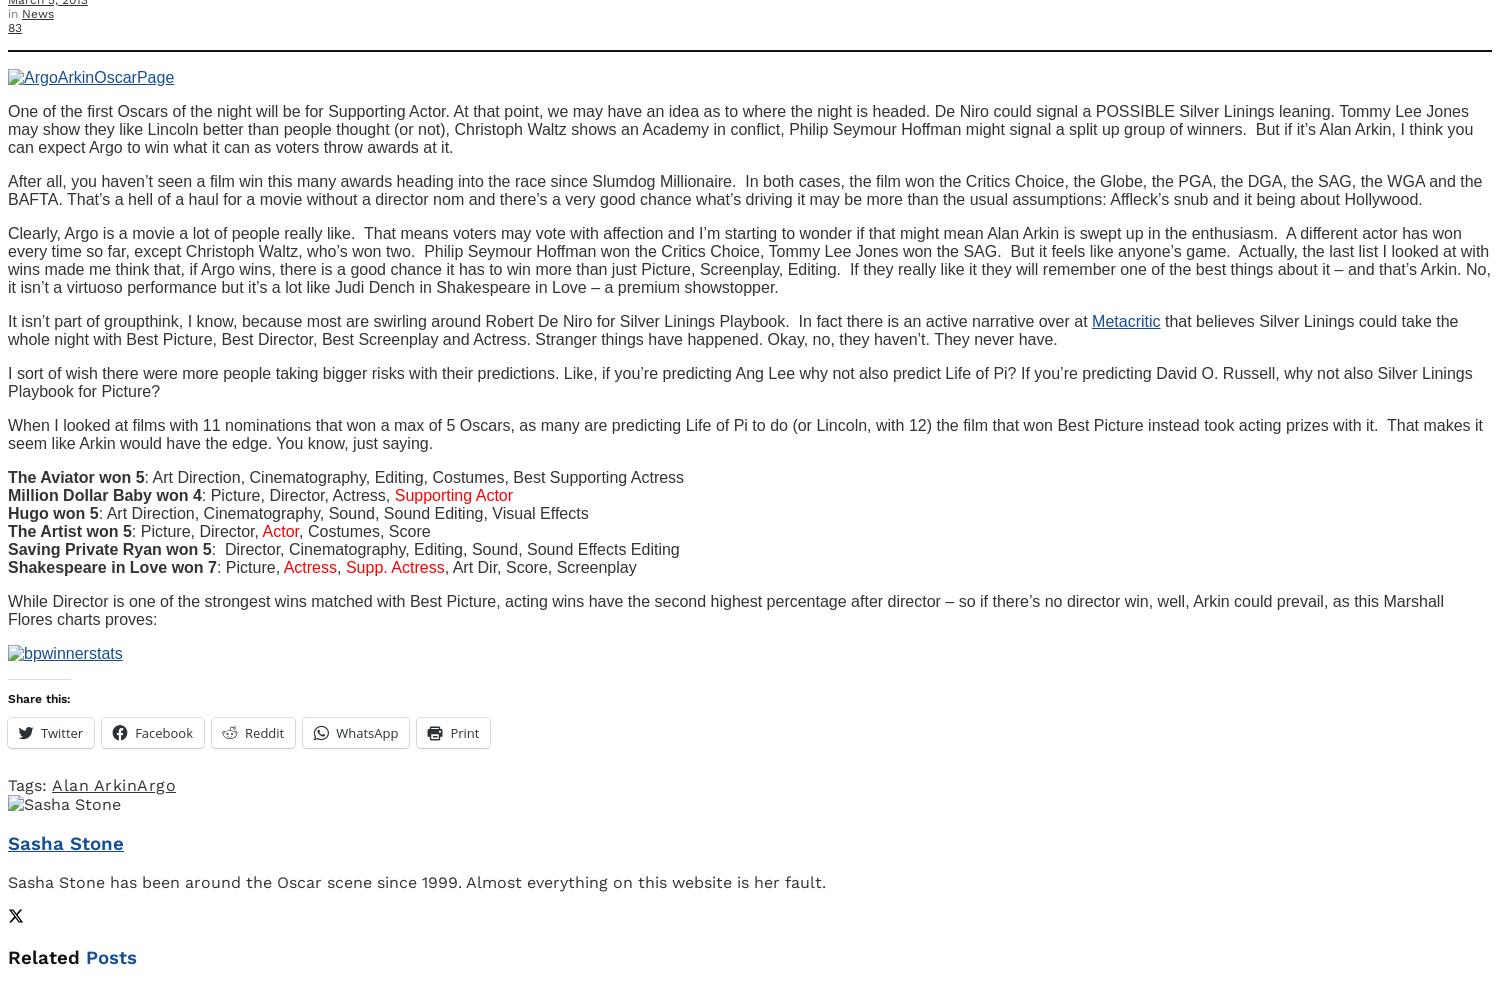 This screenshot has width=1500, height=992. What do you see at coordinates (108, 548) in the screenshot?
I see `'Saving Private Ryan won 5'` at bounding box center [108, 548].